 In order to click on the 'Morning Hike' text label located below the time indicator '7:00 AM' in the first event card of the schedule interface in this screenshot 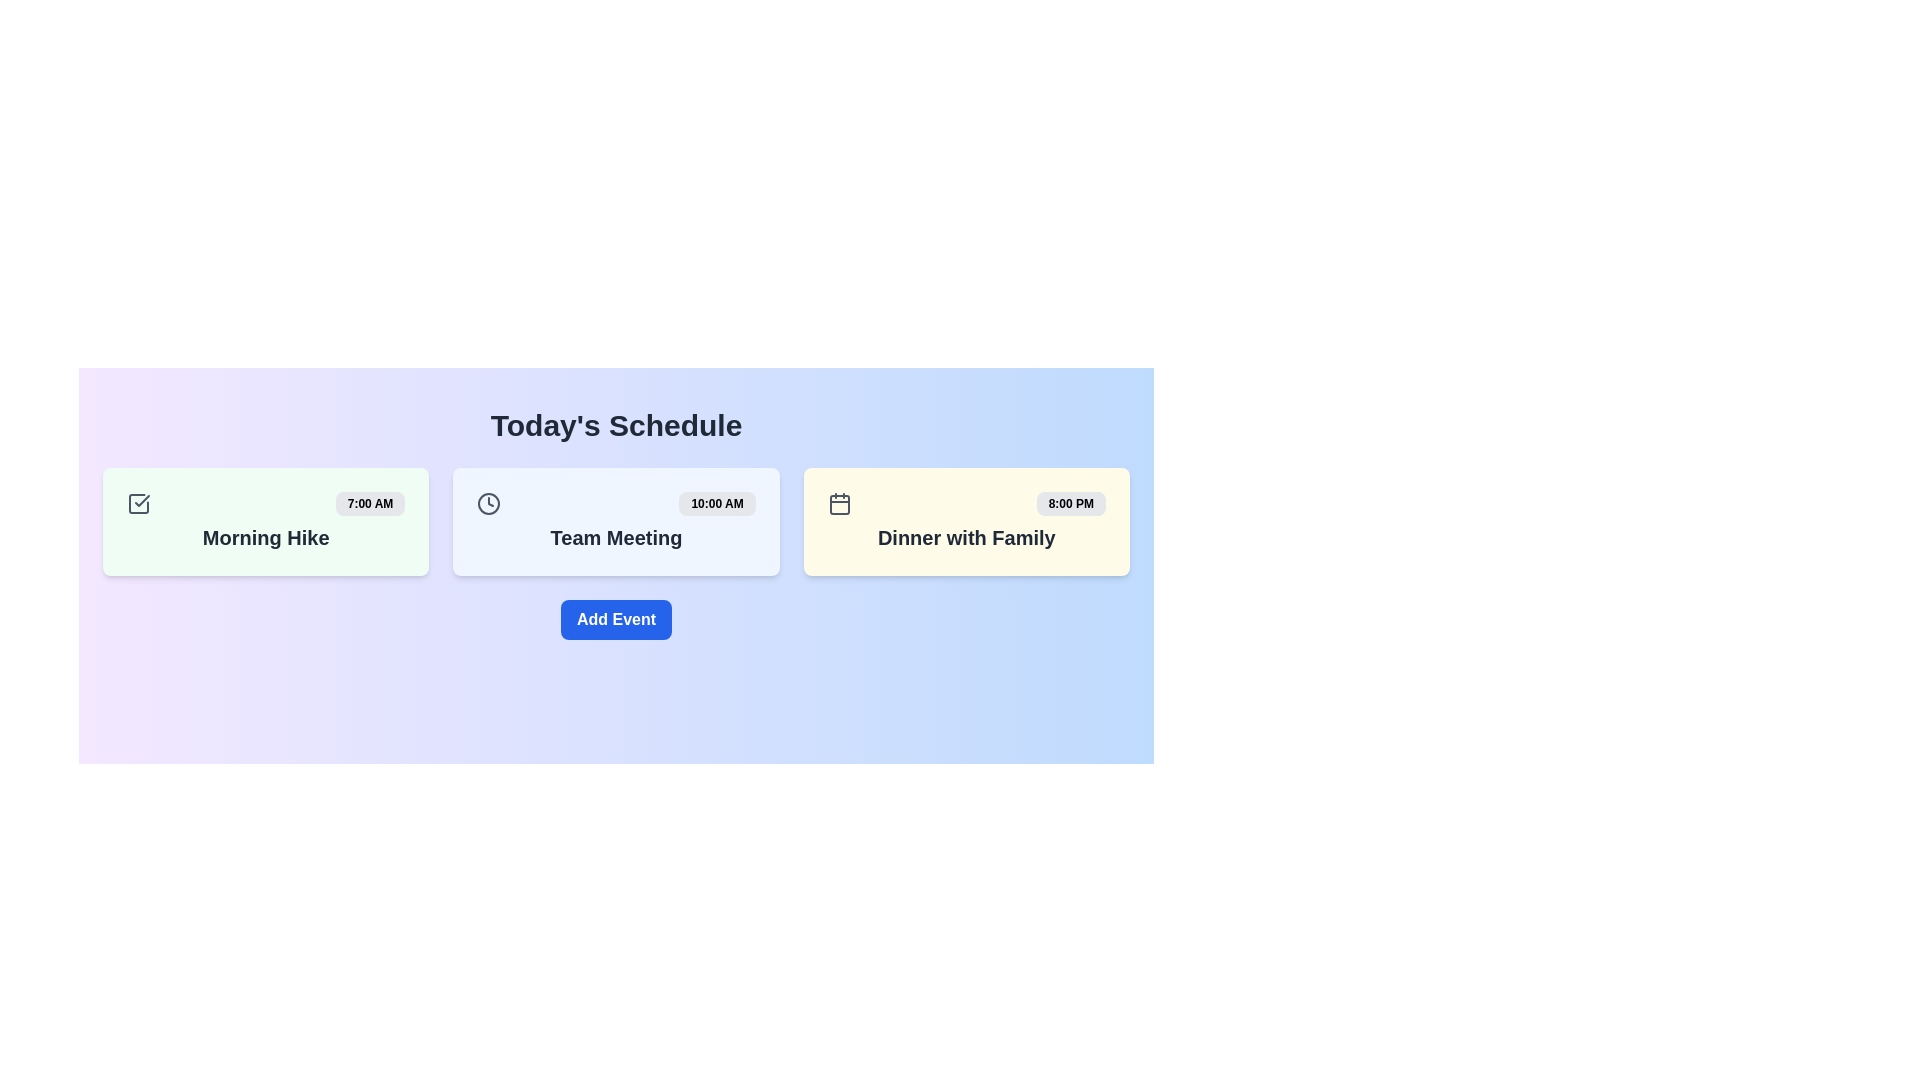, I will do `click(265, 536)`.